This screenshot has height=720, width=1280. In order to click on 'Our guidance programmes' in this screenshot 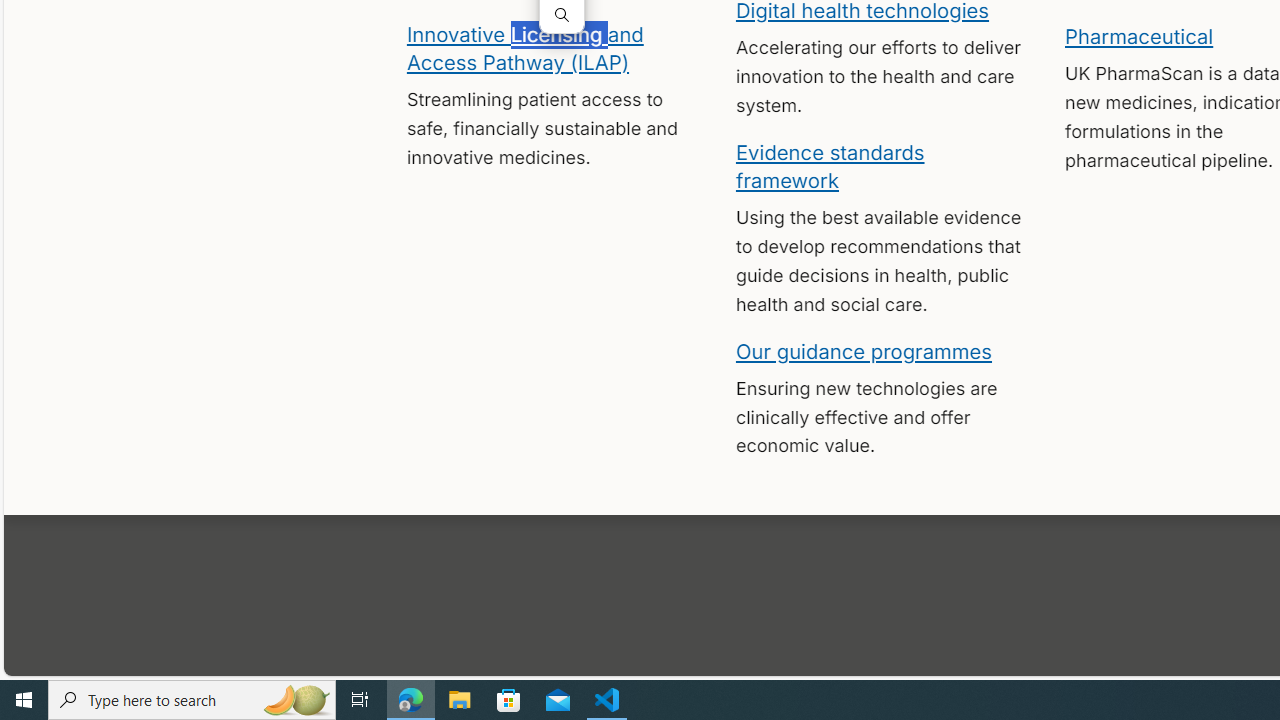, I will do `click(864, 350)`.